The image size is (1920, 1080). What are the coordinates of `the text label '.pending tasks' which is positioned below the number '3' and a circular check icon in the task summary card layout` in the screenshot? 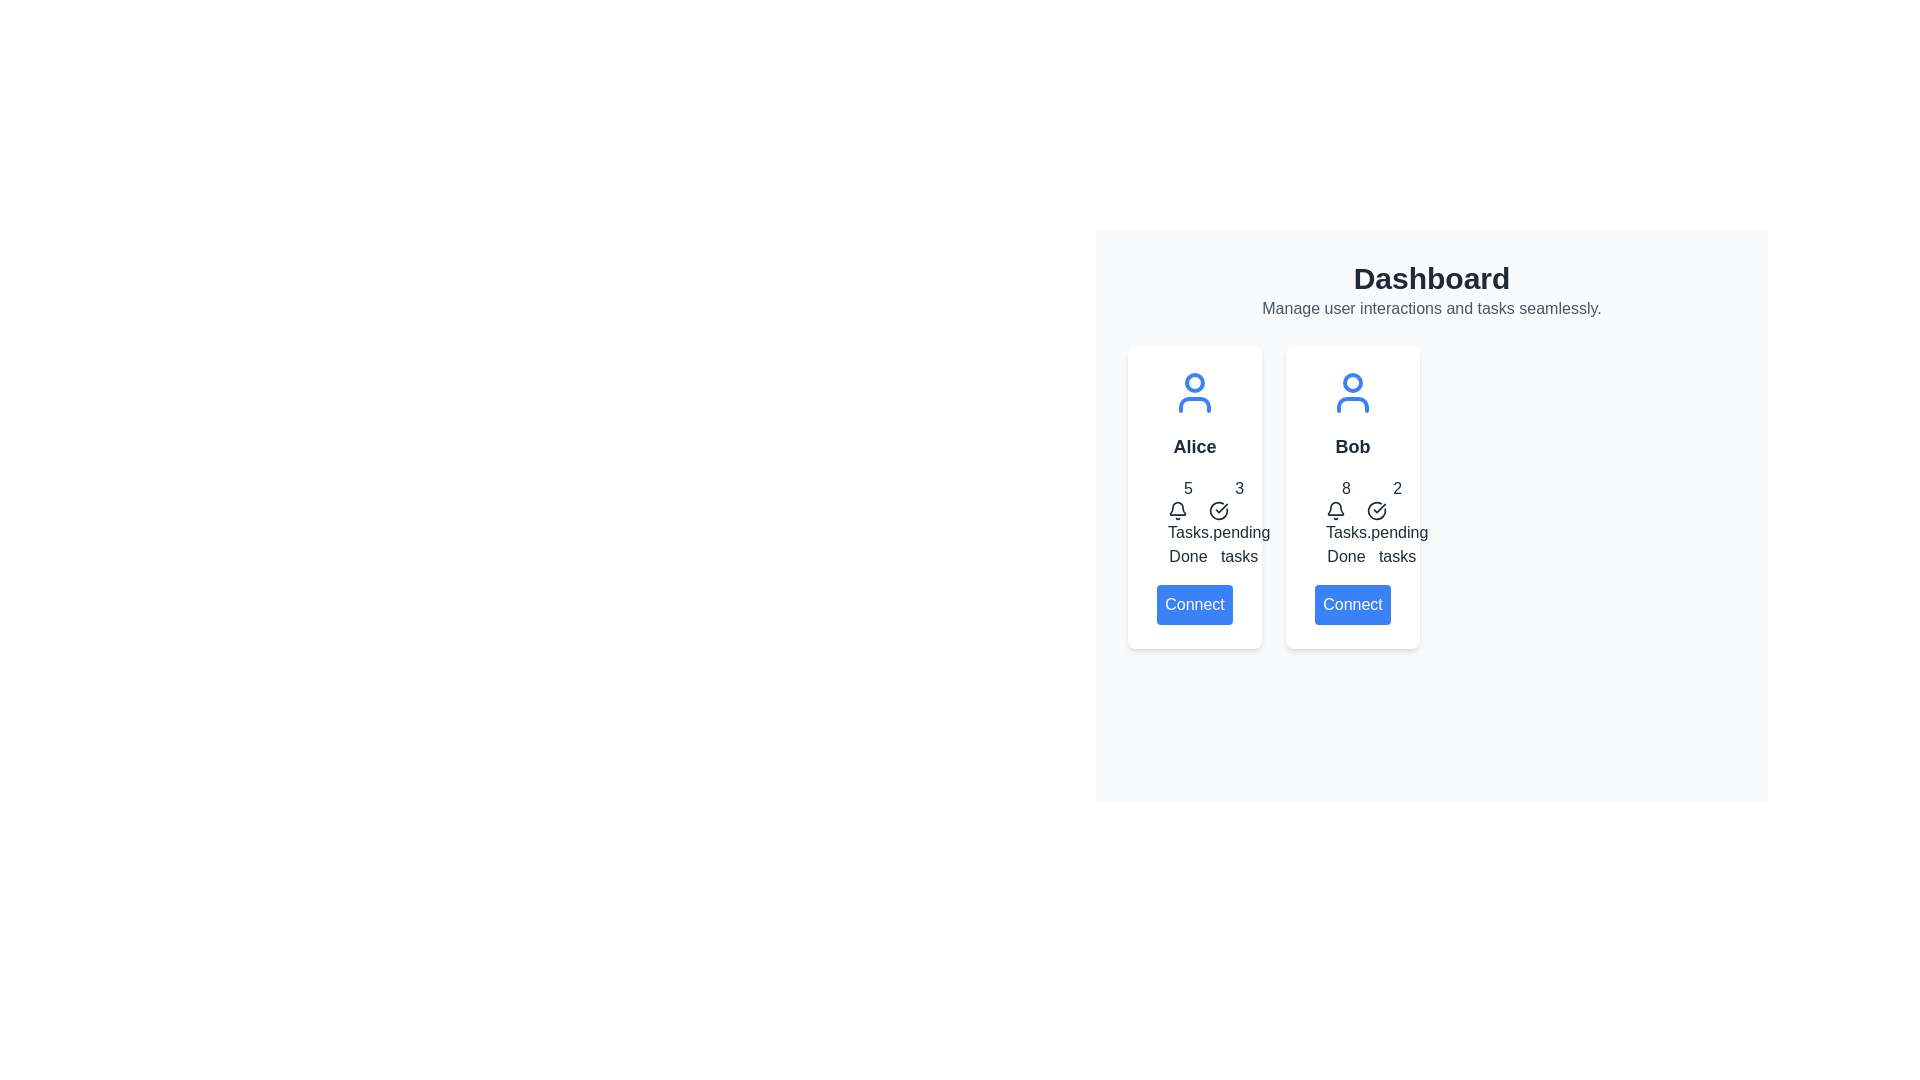 It's located at (1238, 544).